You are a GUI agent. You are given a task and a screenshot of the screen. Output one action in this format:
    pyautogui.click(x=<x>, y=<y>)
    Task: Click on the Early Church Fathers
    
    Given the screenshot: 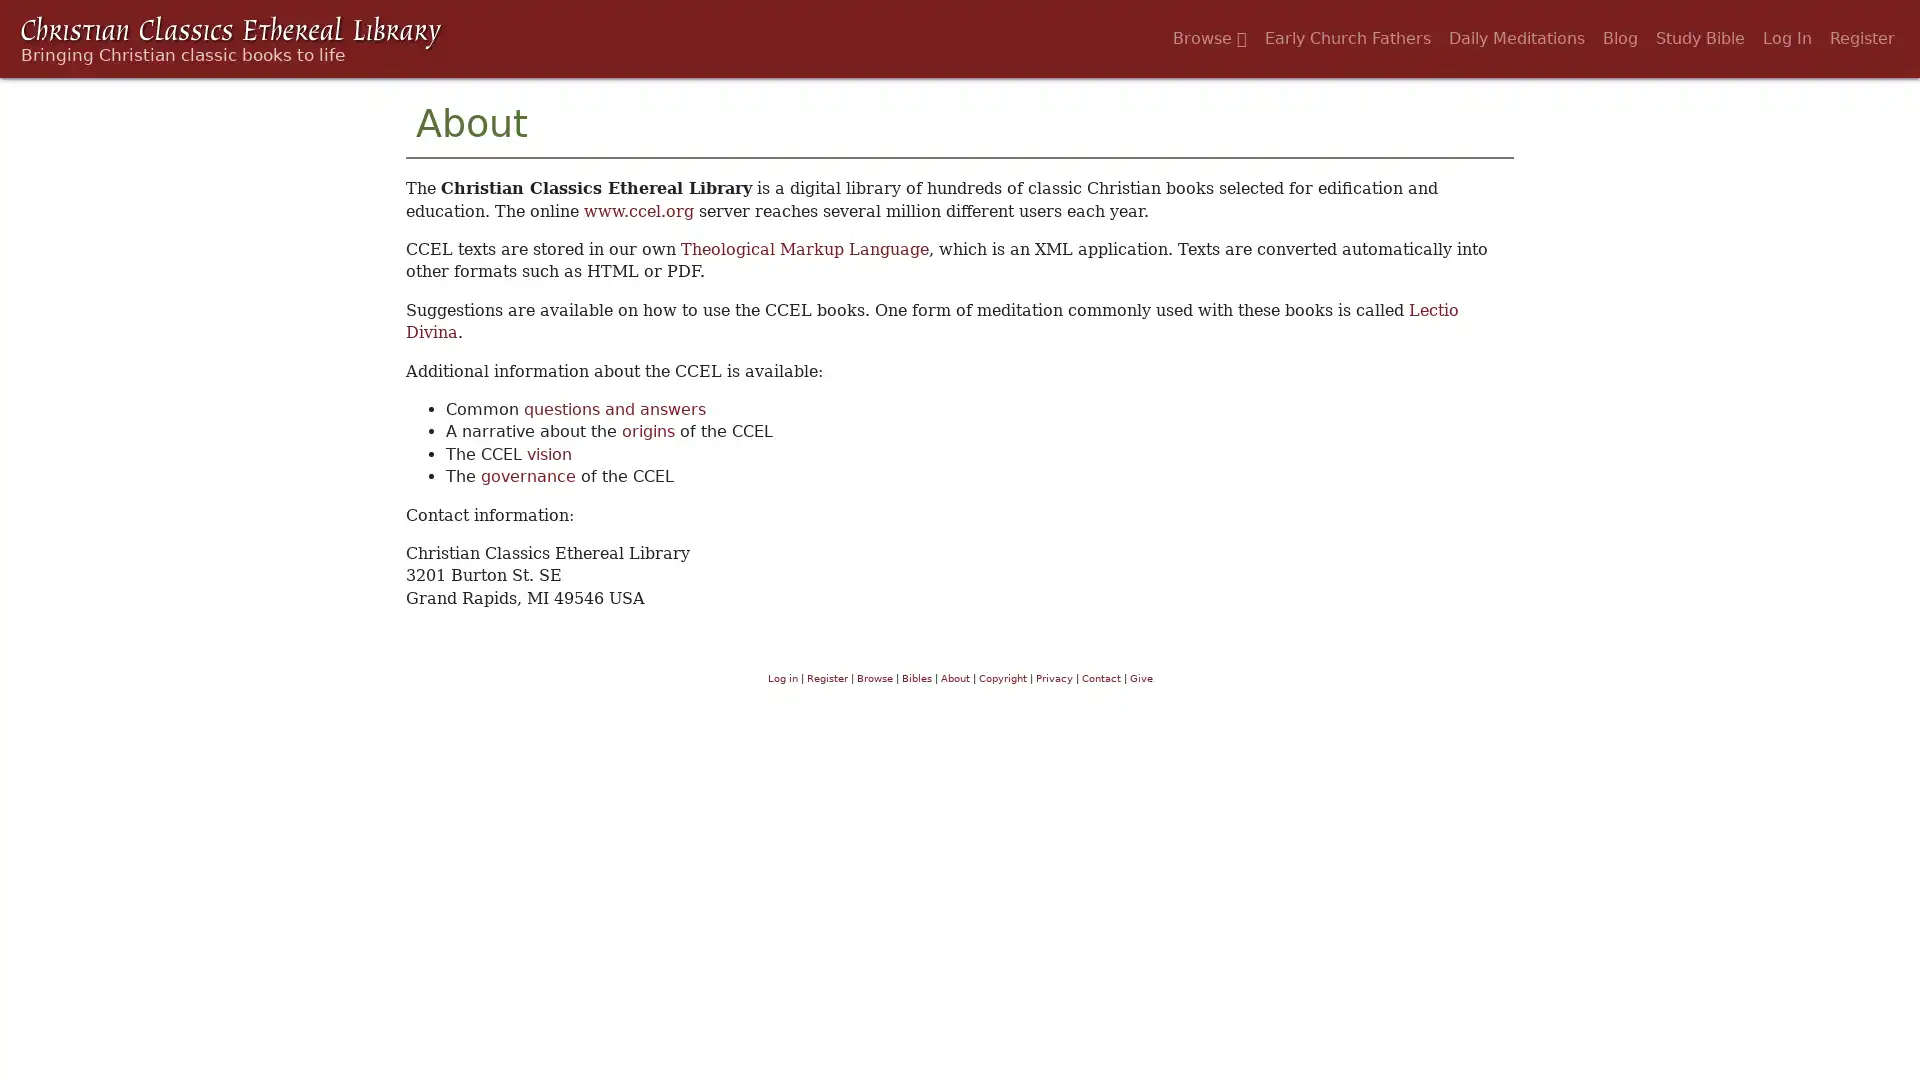 What is the action you would take?
    pyautogui.click(x=1348, y=38)
    